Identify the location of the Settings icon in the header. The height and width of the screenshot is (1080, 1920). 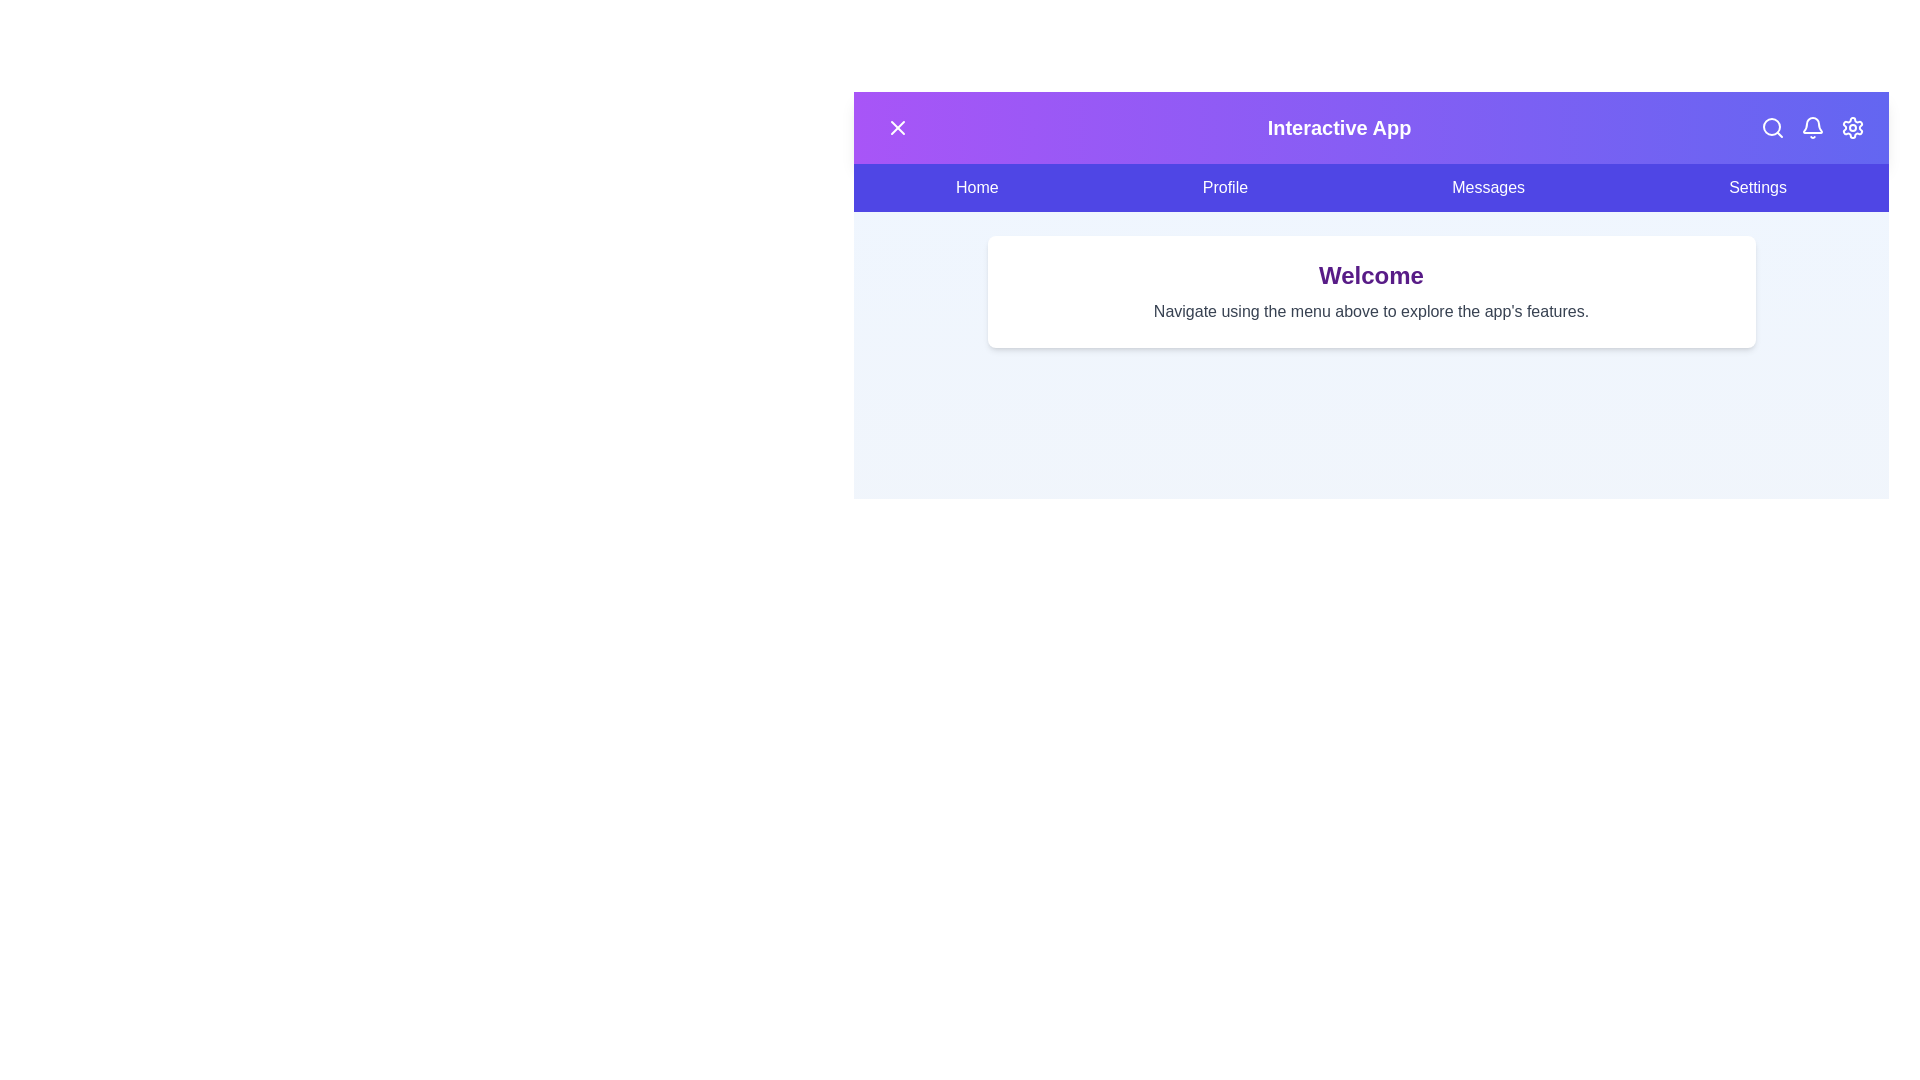
(1851, 127).